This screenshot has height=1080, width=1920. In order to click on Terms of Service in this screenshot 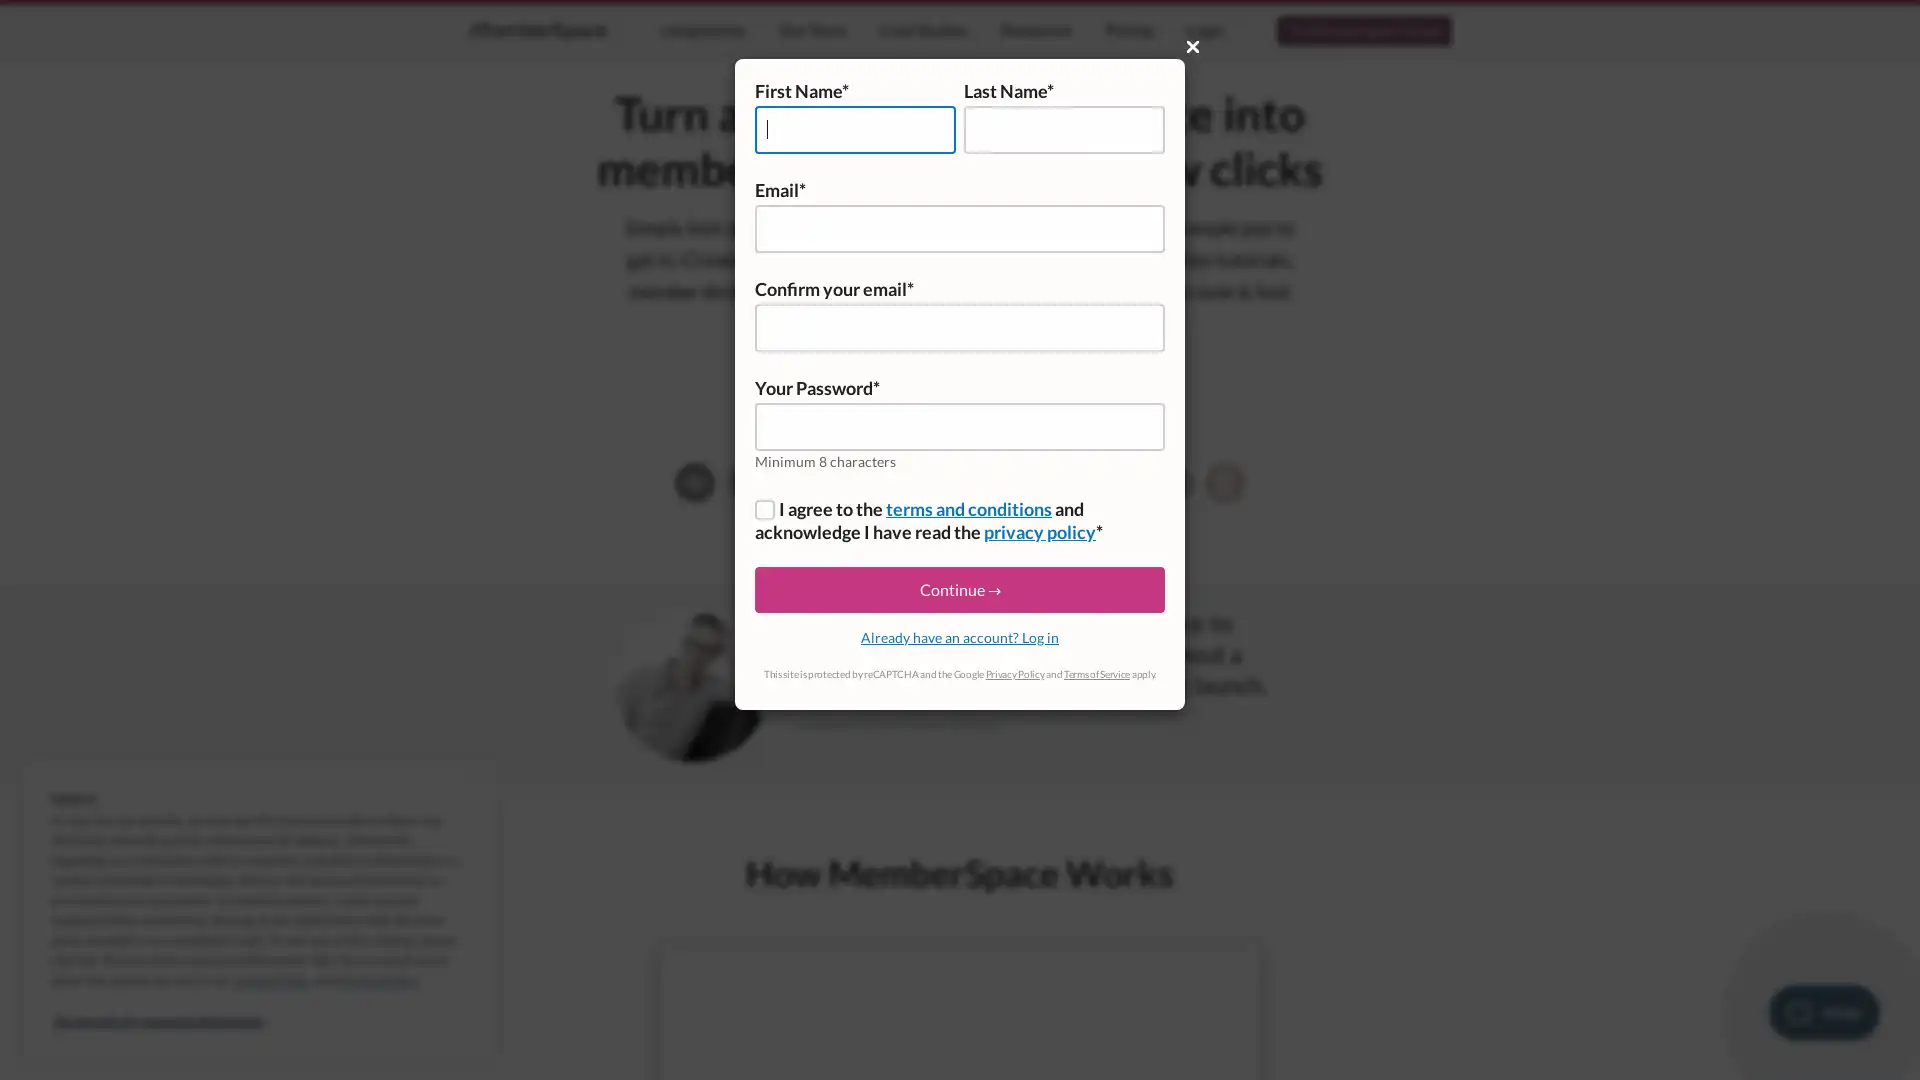, I will do `click(1095, 674)`.